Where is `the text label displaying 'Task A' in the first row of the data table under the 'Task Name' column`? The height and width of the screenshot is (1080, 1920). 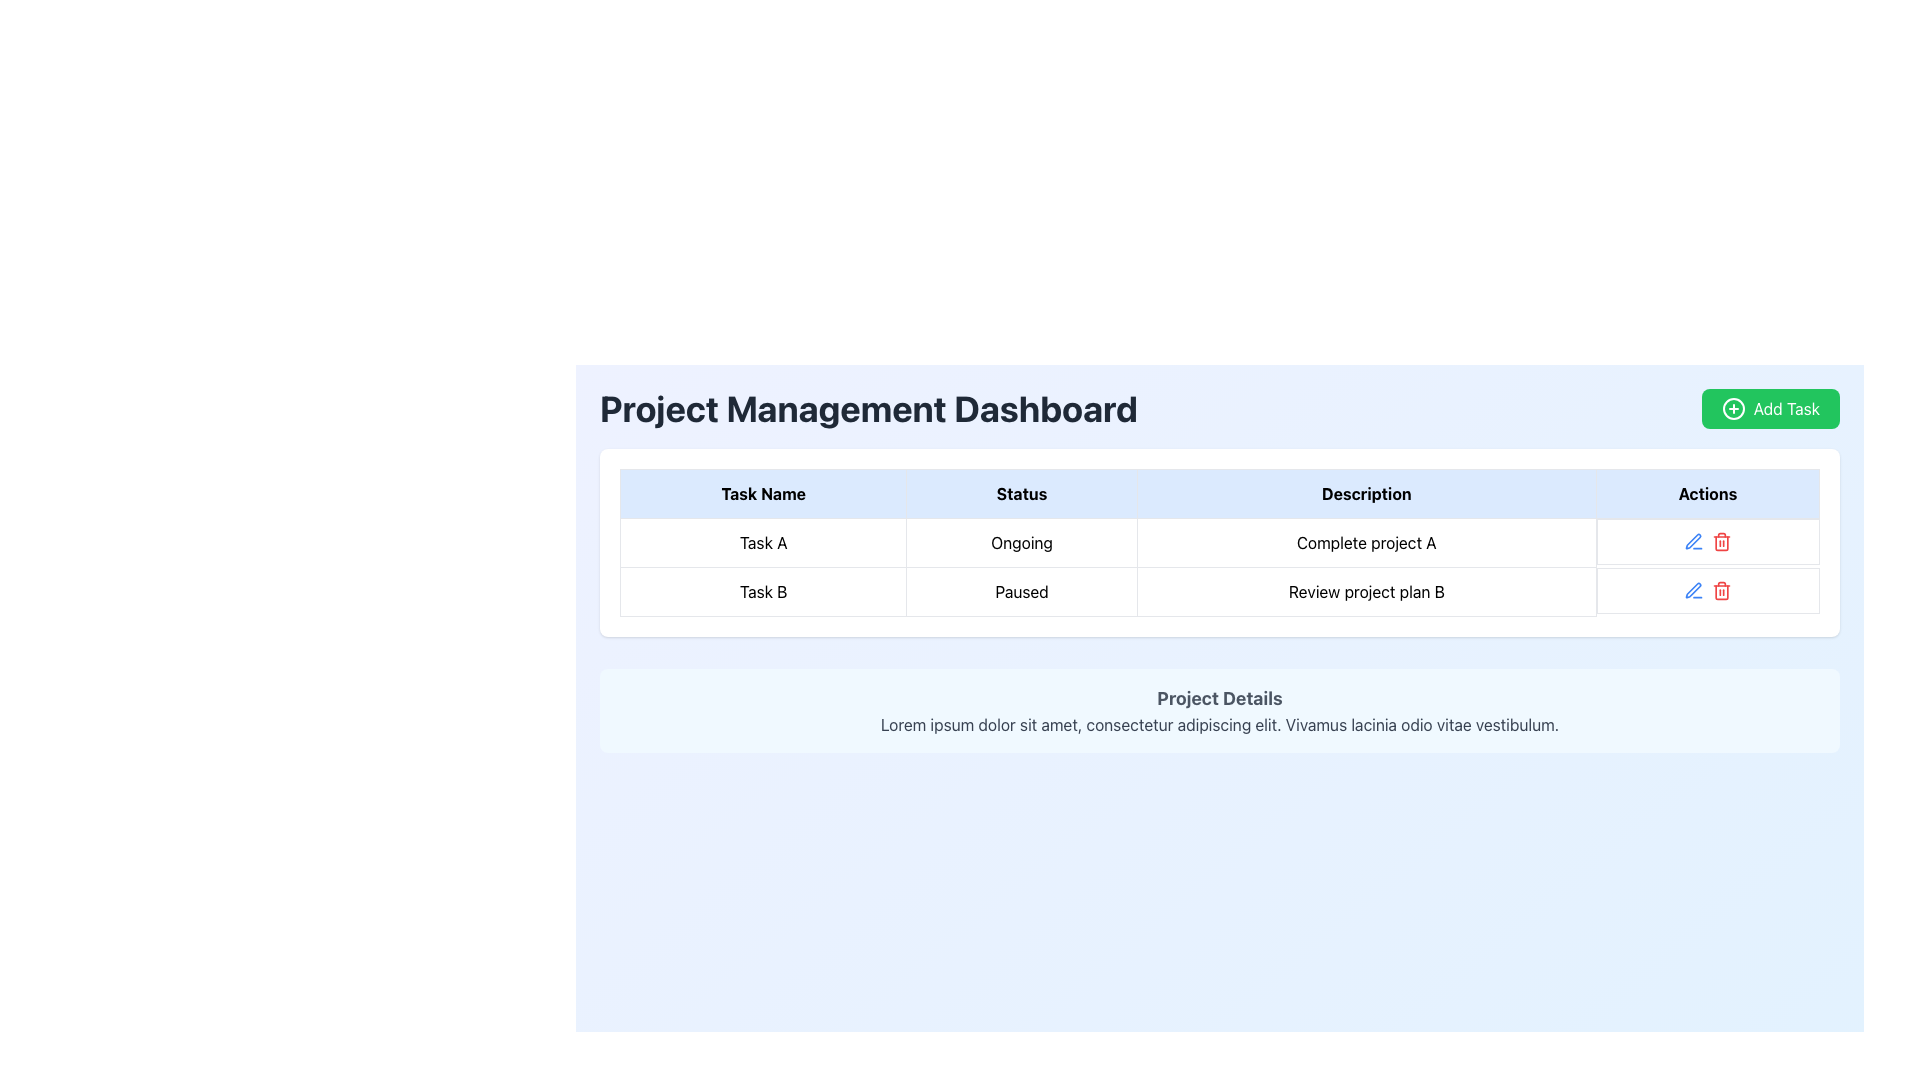
the text label displaying 'Task A' in the first row of the data table under the 'Task Name' column is located at coordinates (762, 543).